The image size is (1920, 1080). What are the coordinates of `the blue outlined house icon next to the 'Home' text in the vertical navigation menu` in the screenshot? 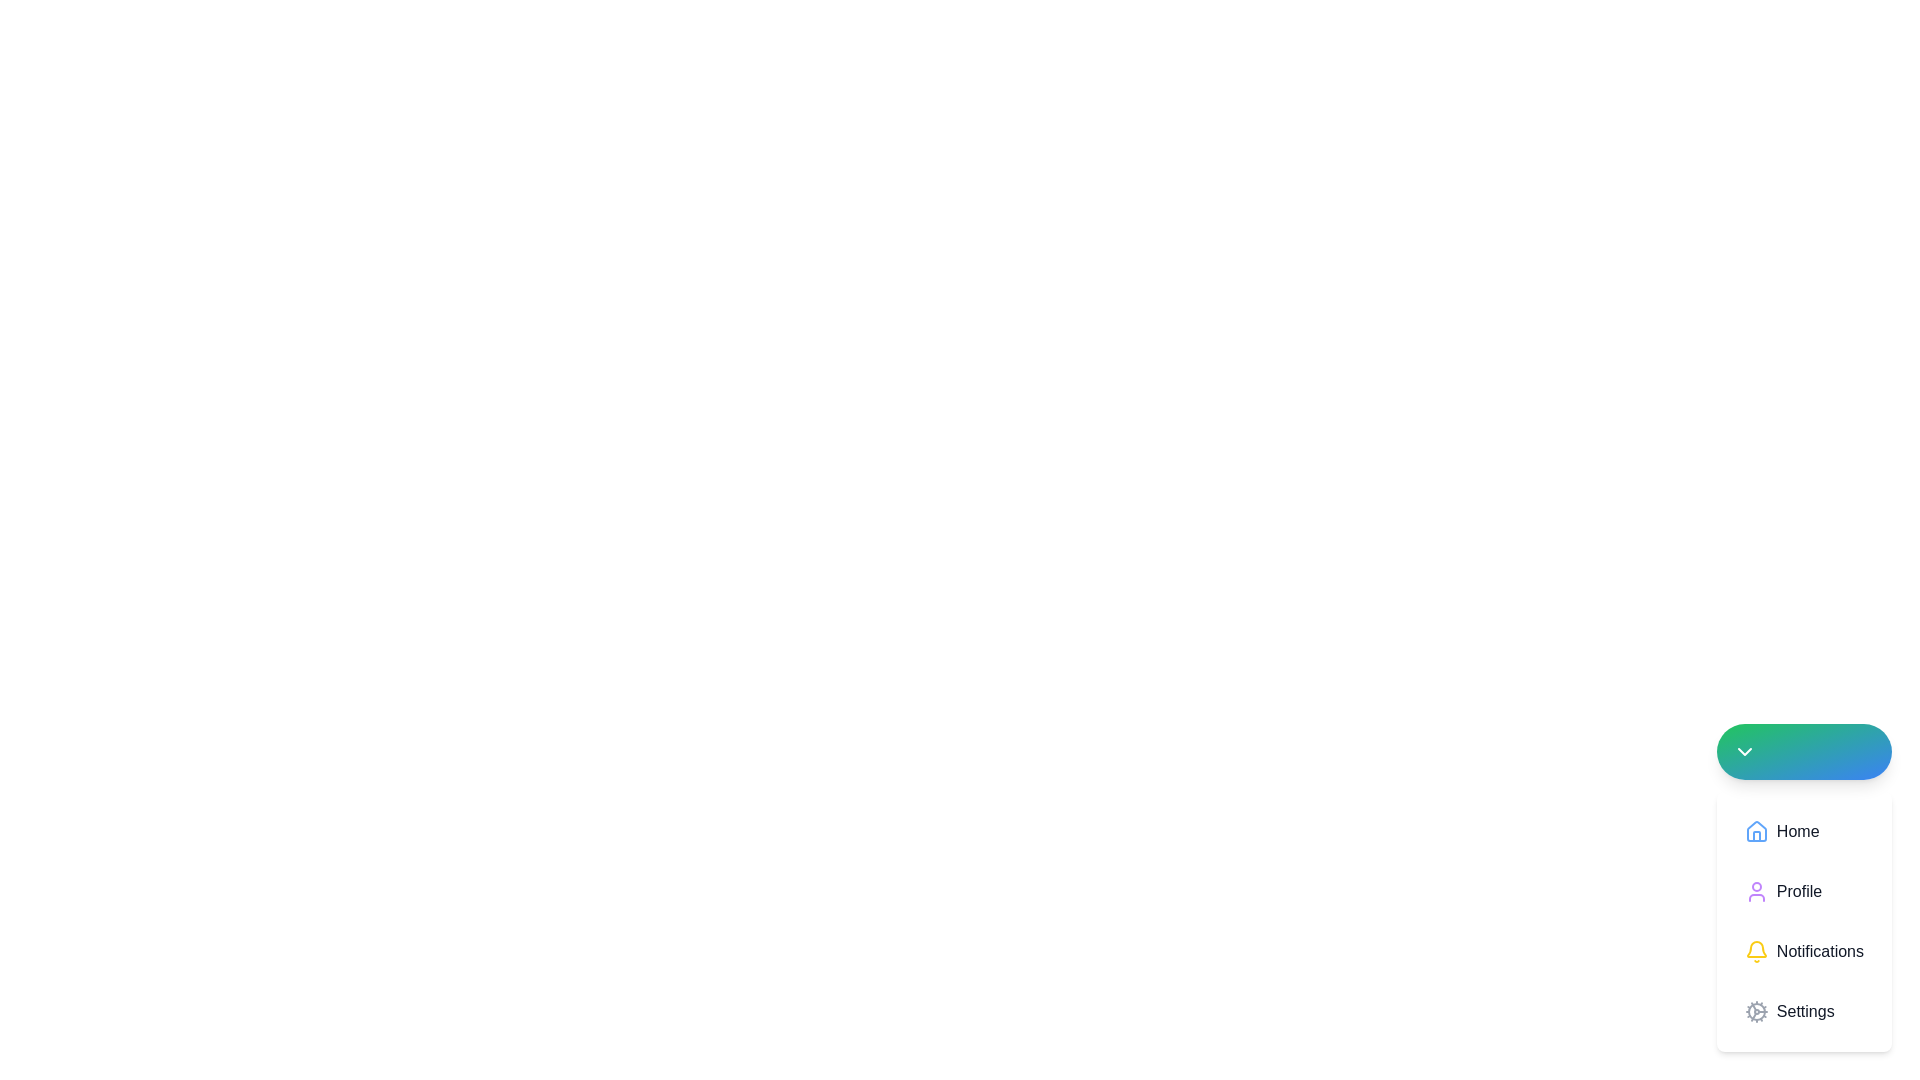 It's located at (1755, 832).